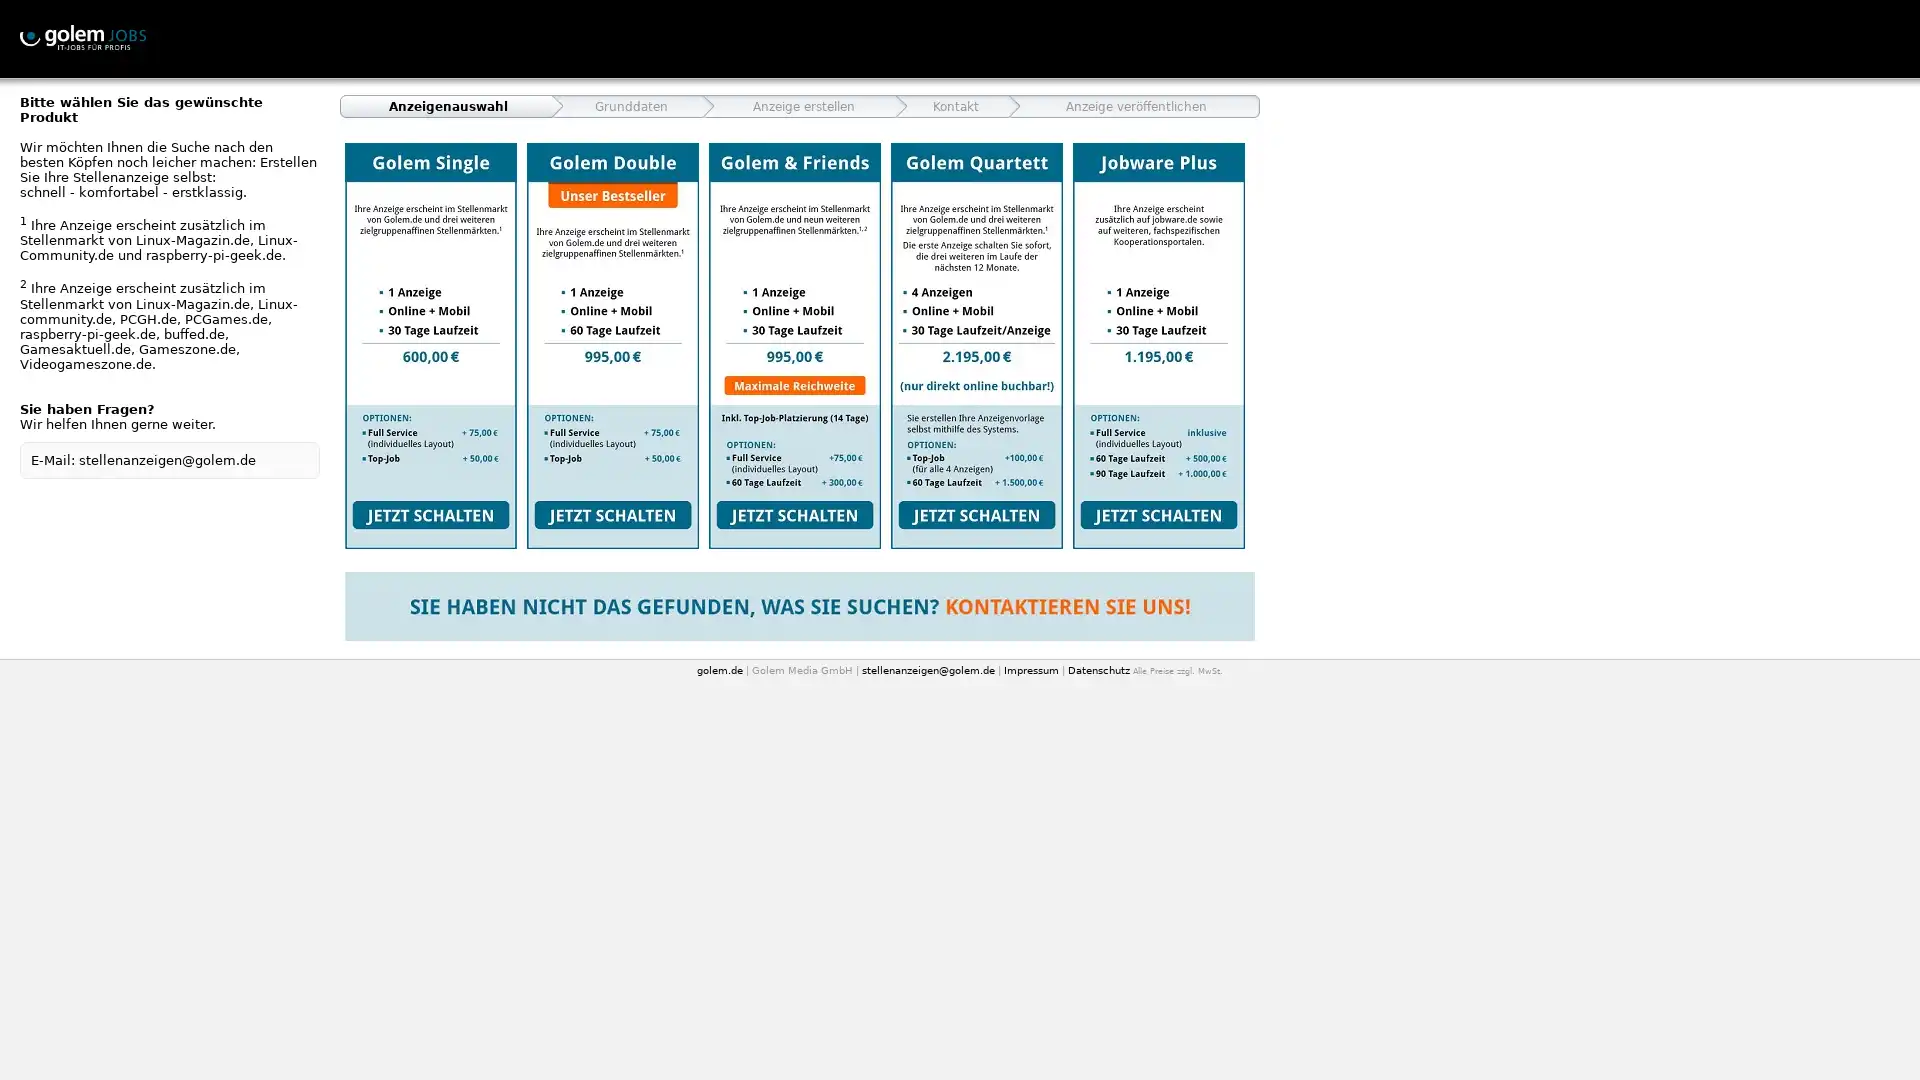 The width and height of the screenshot is (1920, 1080). What do you see at coordinates (612, 345) in the screenshot?
I see `Submit` at bounding box center [612, 345].